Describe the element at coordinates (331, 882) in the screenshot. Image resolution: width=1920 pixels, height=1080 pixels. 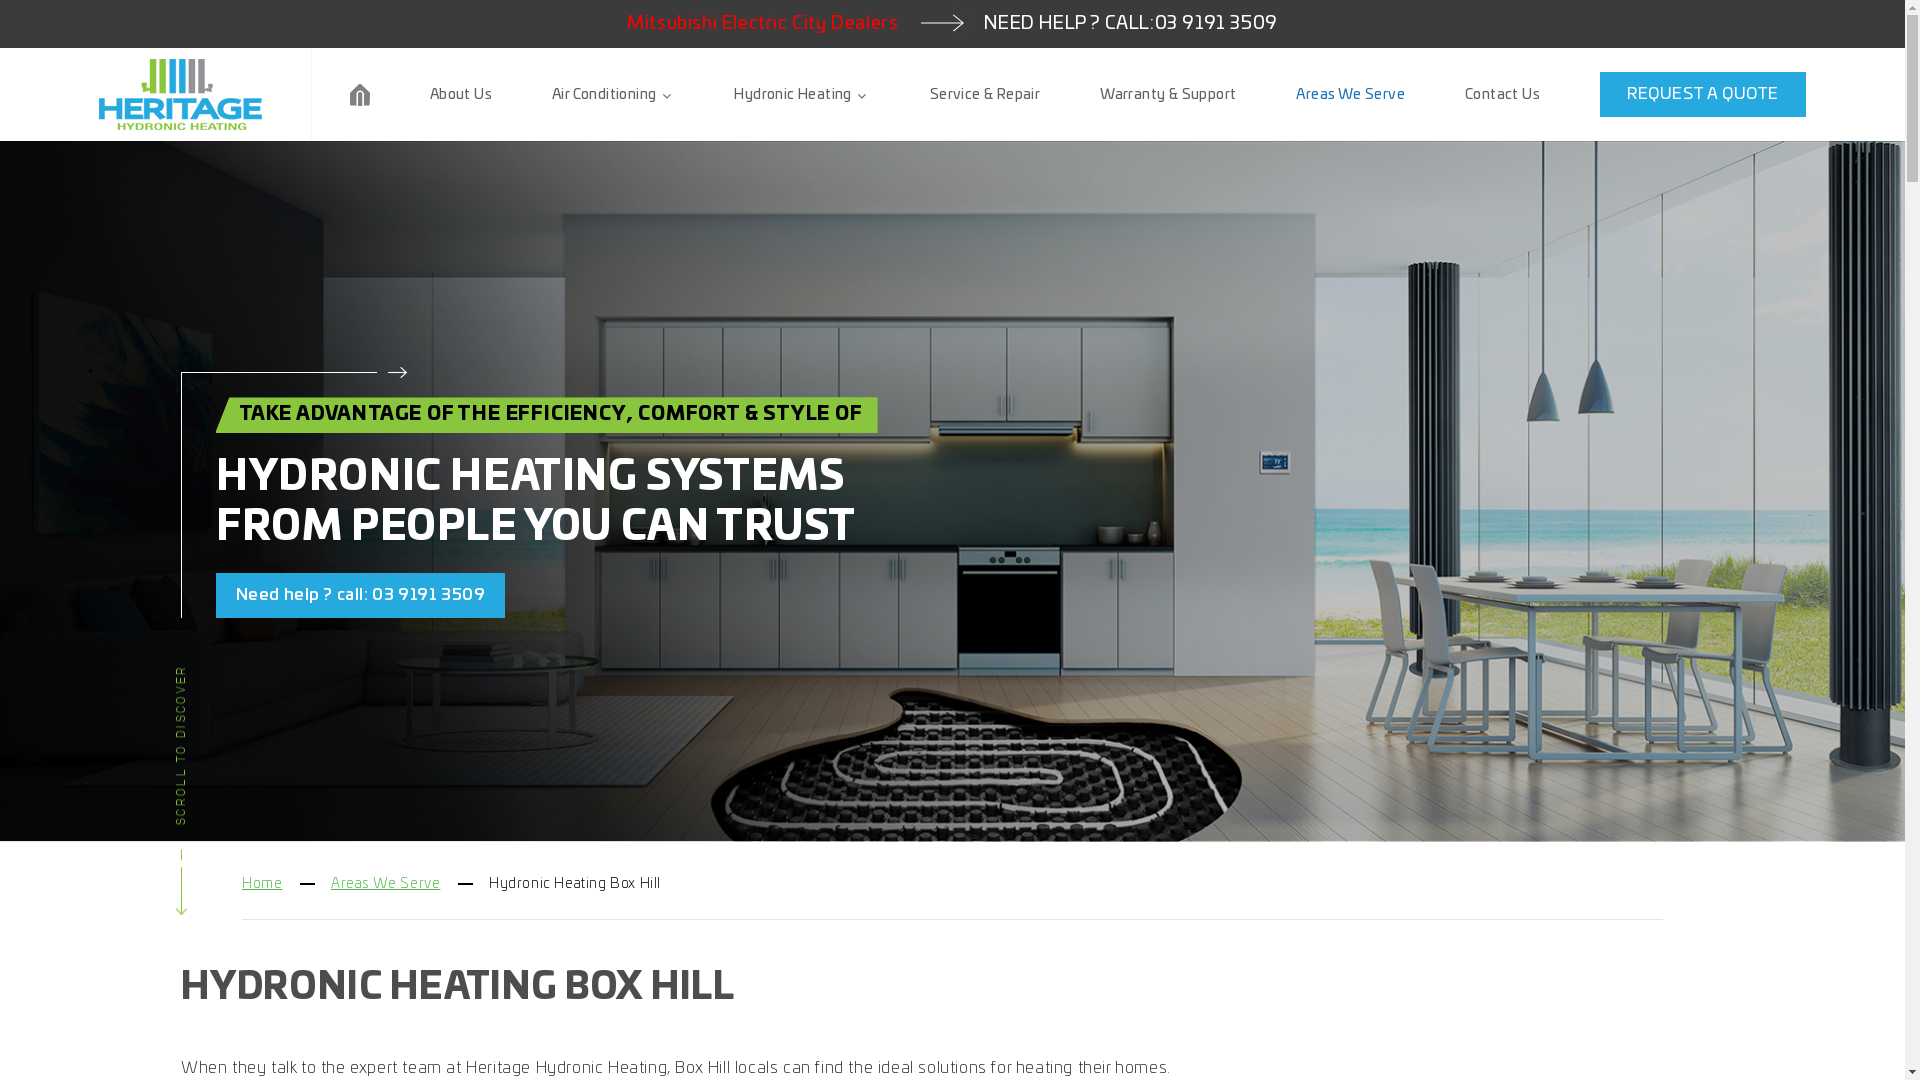
I see `'Areas We Serve'` at that location.